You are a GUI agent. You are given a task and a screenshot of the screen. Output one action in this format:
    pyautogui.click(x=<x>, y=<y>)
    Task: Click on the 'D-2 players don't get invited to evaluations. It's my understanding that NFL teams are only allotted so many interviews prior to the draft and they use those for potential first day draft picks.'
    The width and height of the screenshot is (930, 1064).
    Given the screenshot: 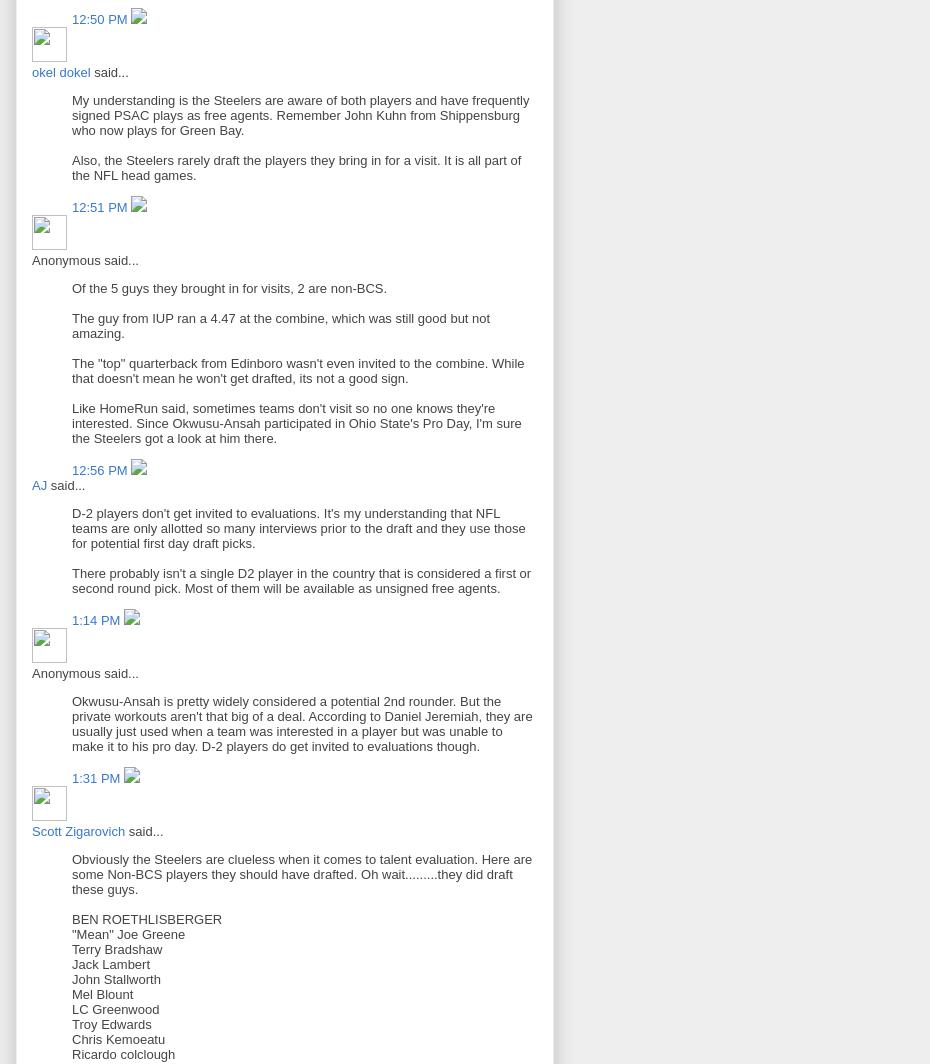 What is the action you would take?
    pyautogui.click(x=298, y=528)
    